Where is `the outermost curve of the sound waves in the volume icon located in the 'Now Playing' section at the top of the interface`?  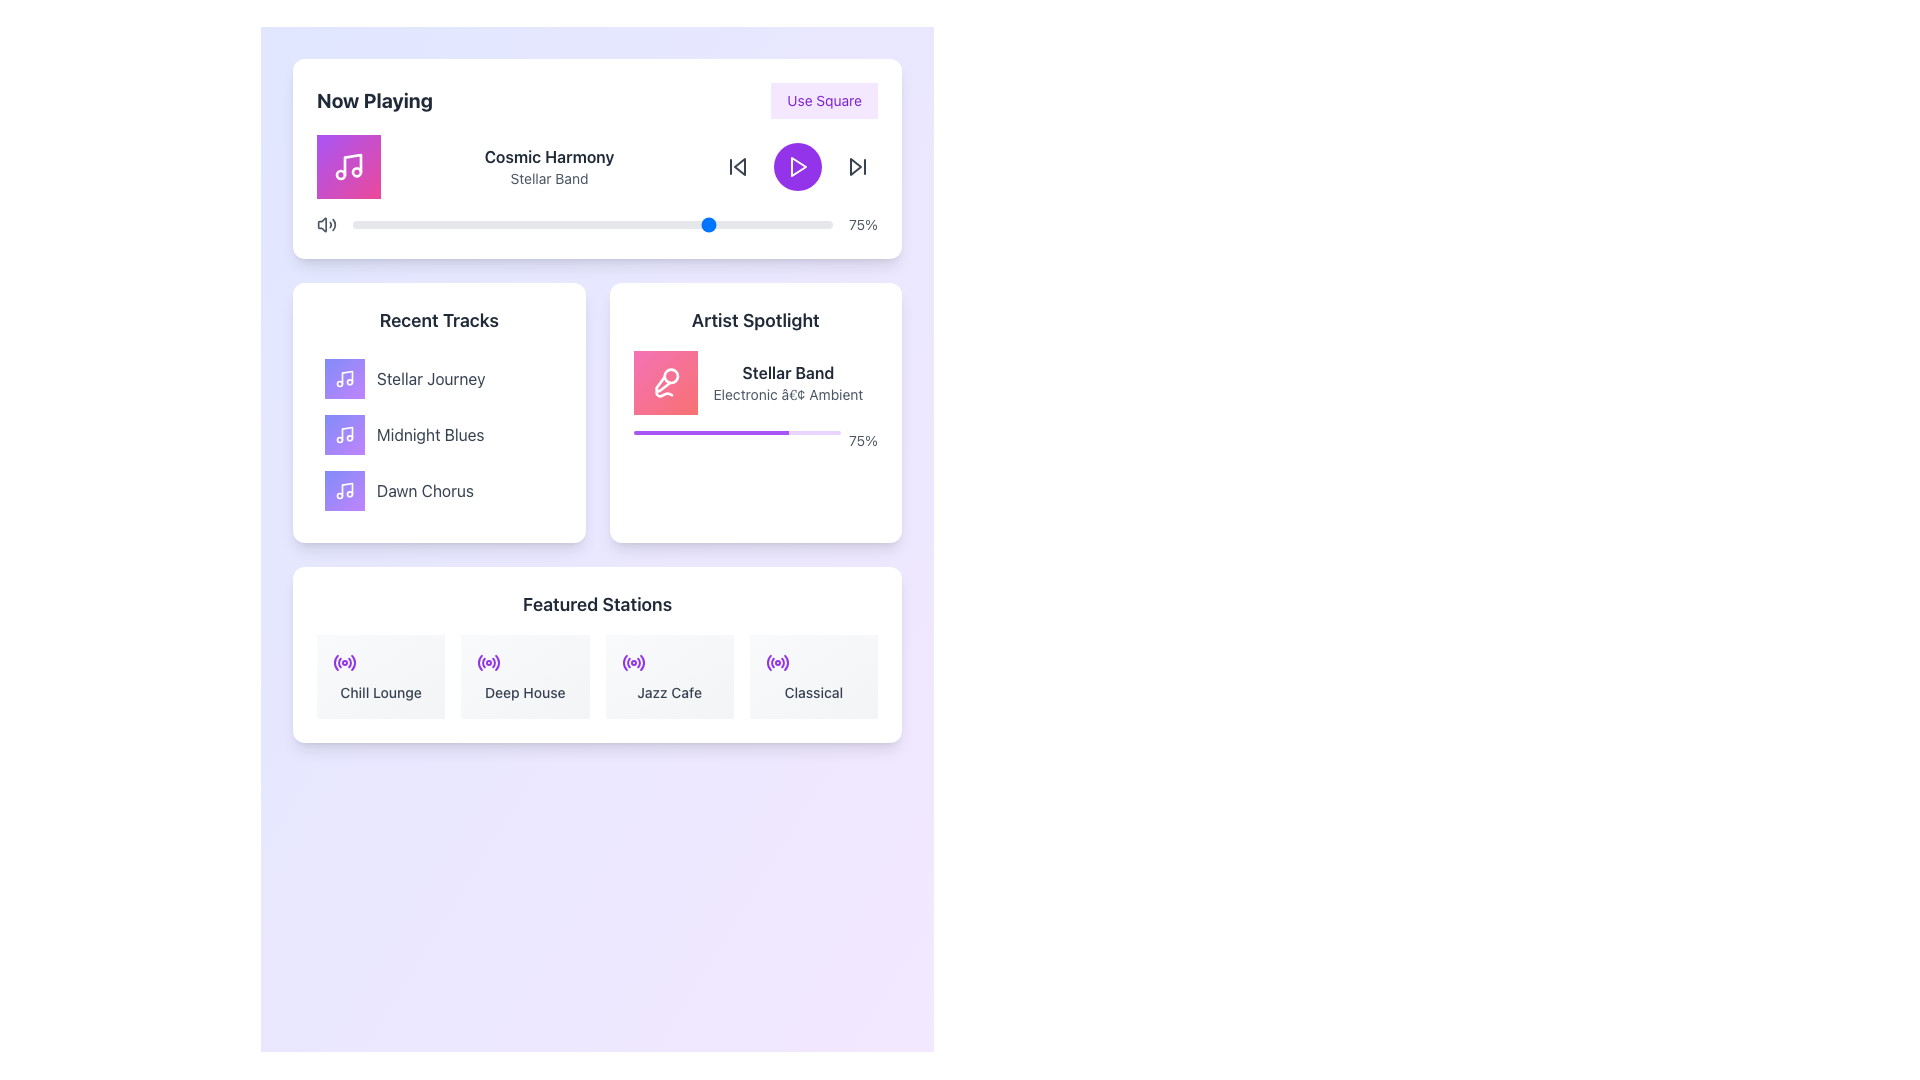 the outermost curve of the sound waves in the volume icon located in the 'Now Playing' section at the top of the interface is located at coordinates (334, 224).